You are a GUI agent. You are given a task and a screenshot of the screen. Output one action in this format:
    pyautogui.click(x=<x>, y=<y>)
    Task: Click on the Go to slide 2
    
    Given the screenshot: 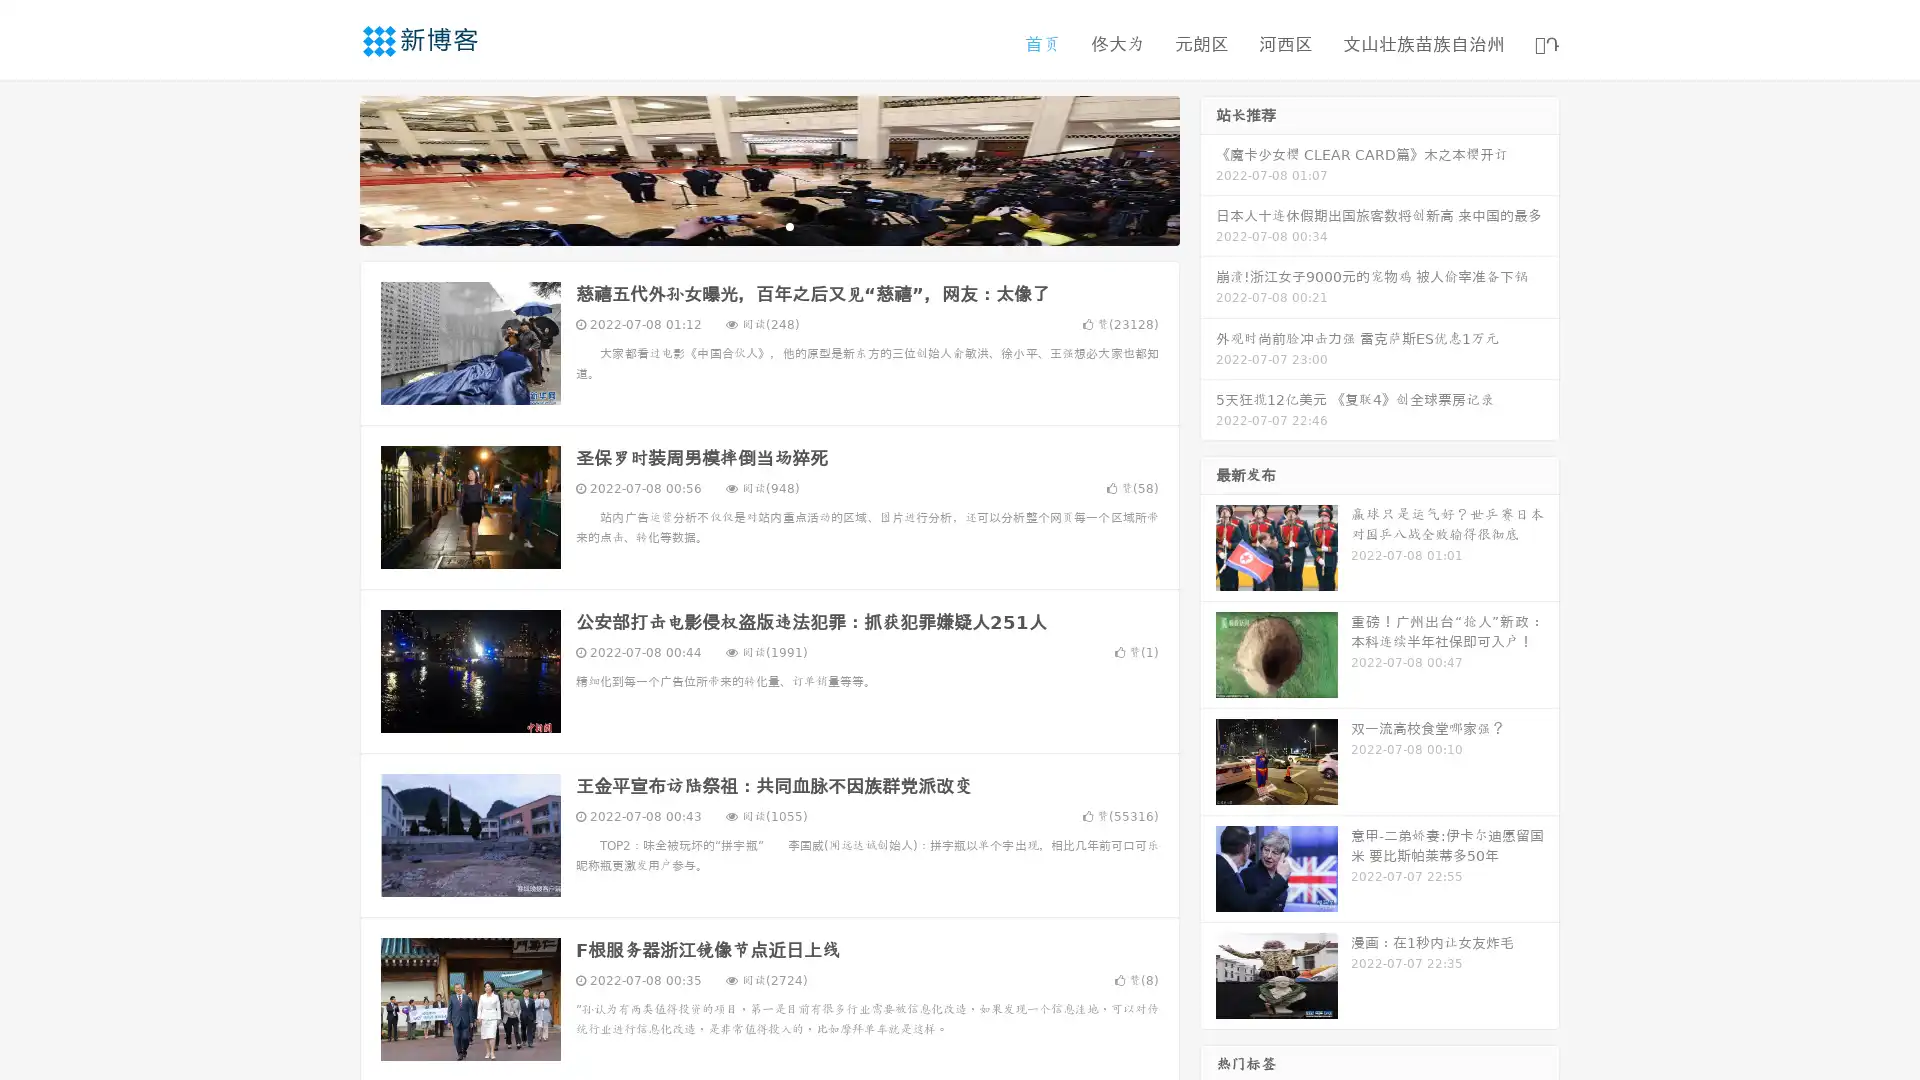 What is the action you would take?
    pyautogui.click(x=768, y=225)
    